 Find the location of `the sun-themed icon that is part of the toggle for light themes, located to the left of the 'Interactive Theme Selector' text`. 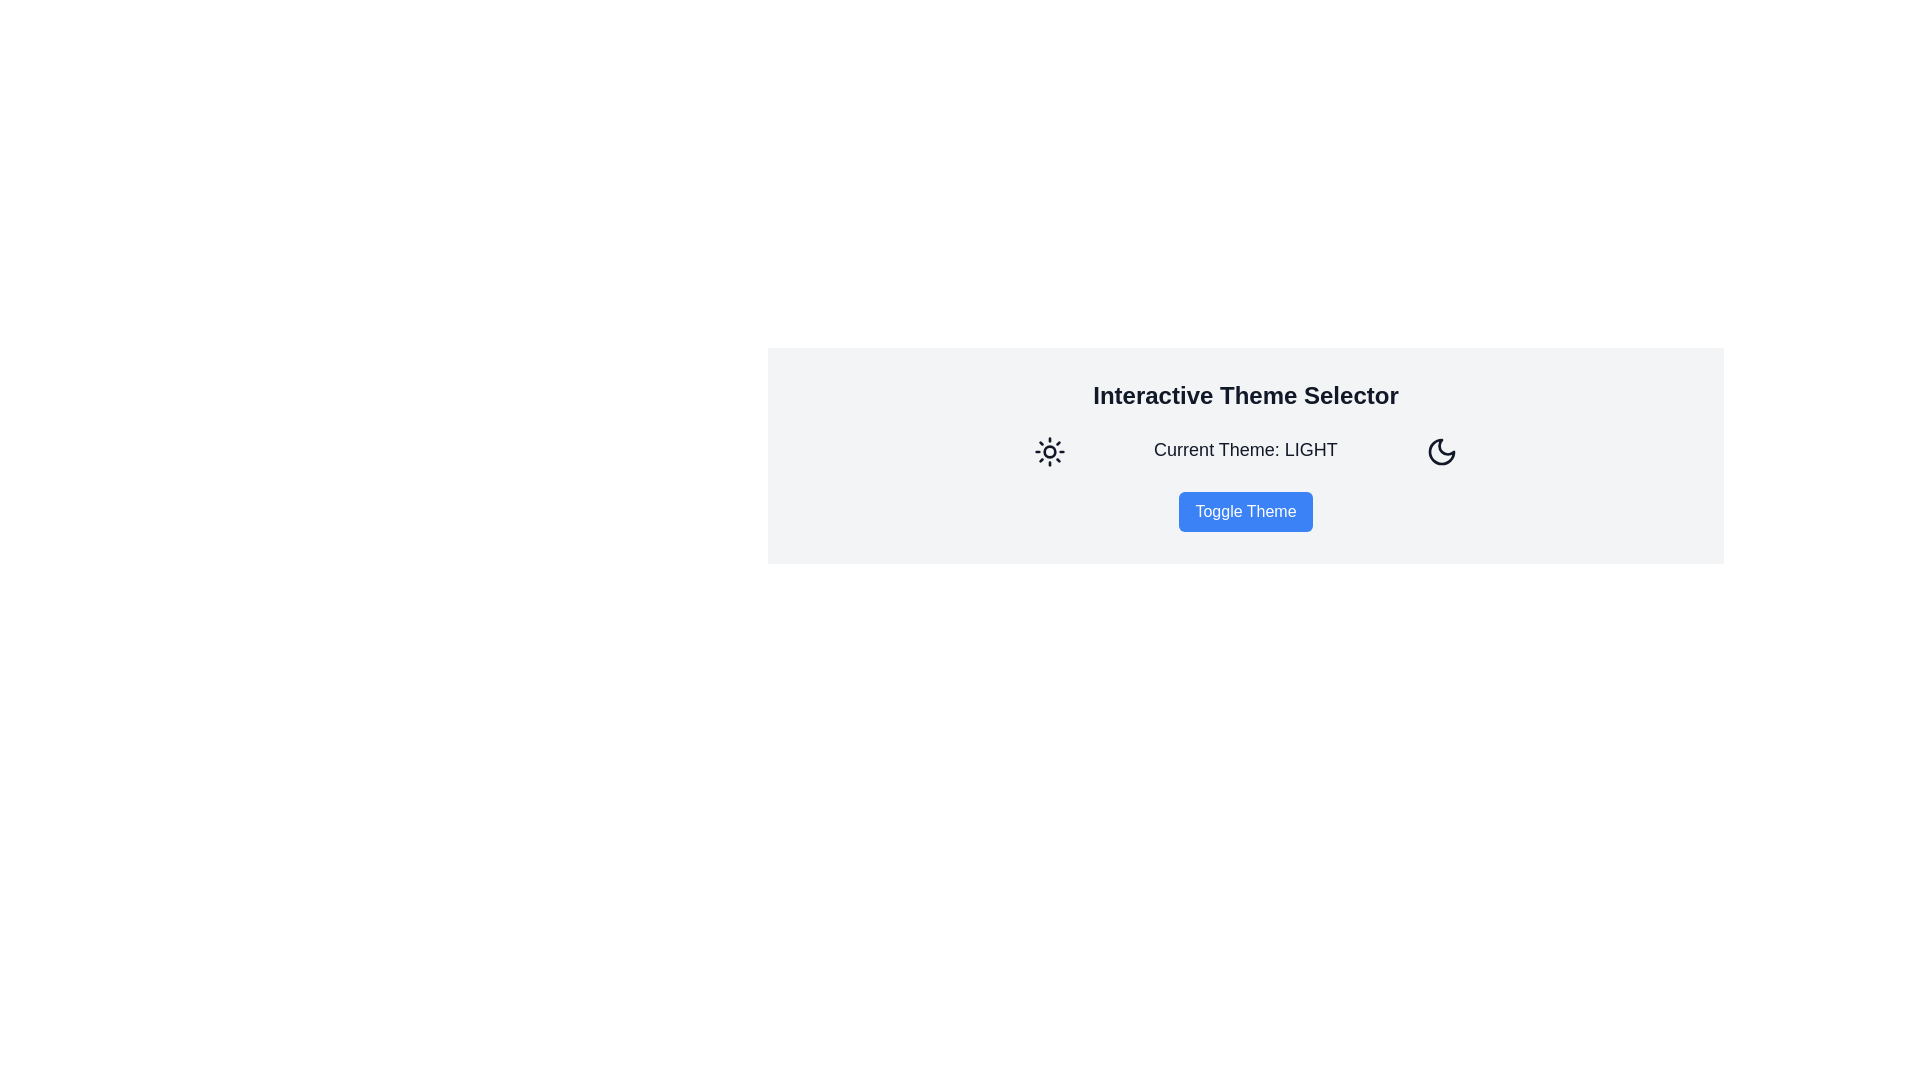

the sun-themed icon that is part of the toggle for light themes, located to the left of the 'Interactive Theme Selector' text is located at coordinates (1049, 451).